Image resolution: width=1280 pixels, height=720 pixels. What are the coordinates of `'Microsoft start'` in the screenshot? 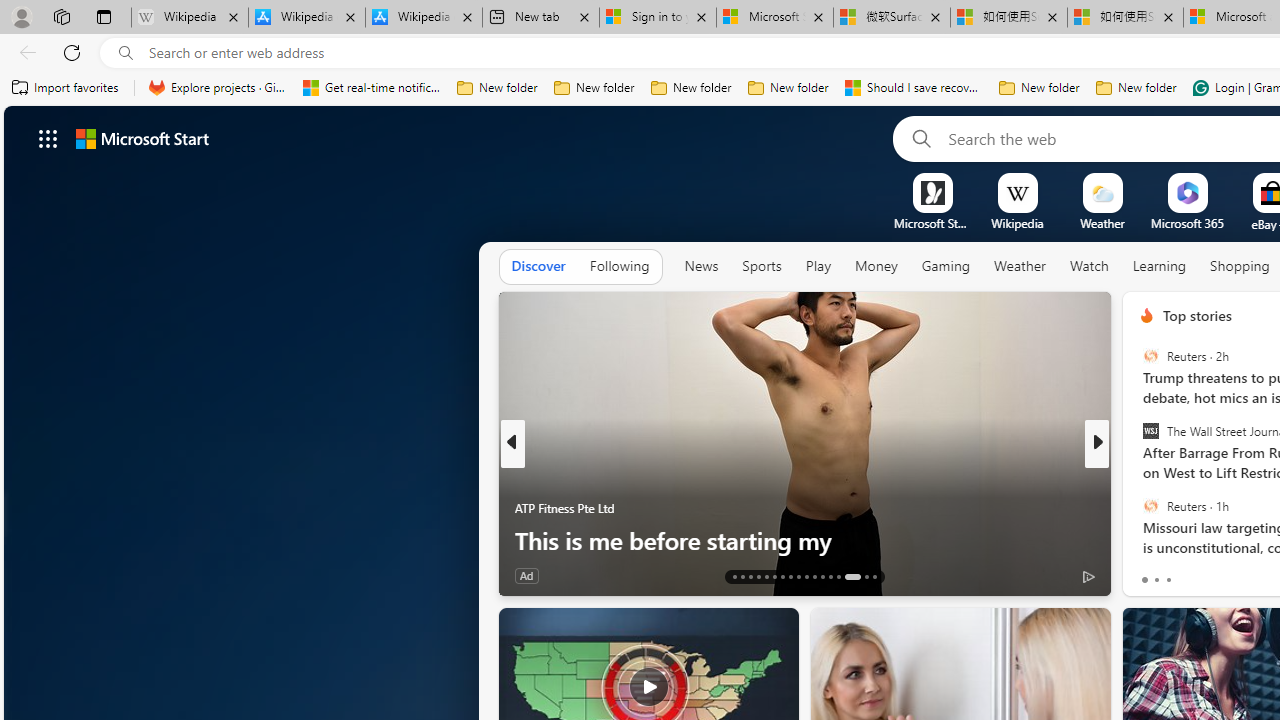 It's located at (141, 137).